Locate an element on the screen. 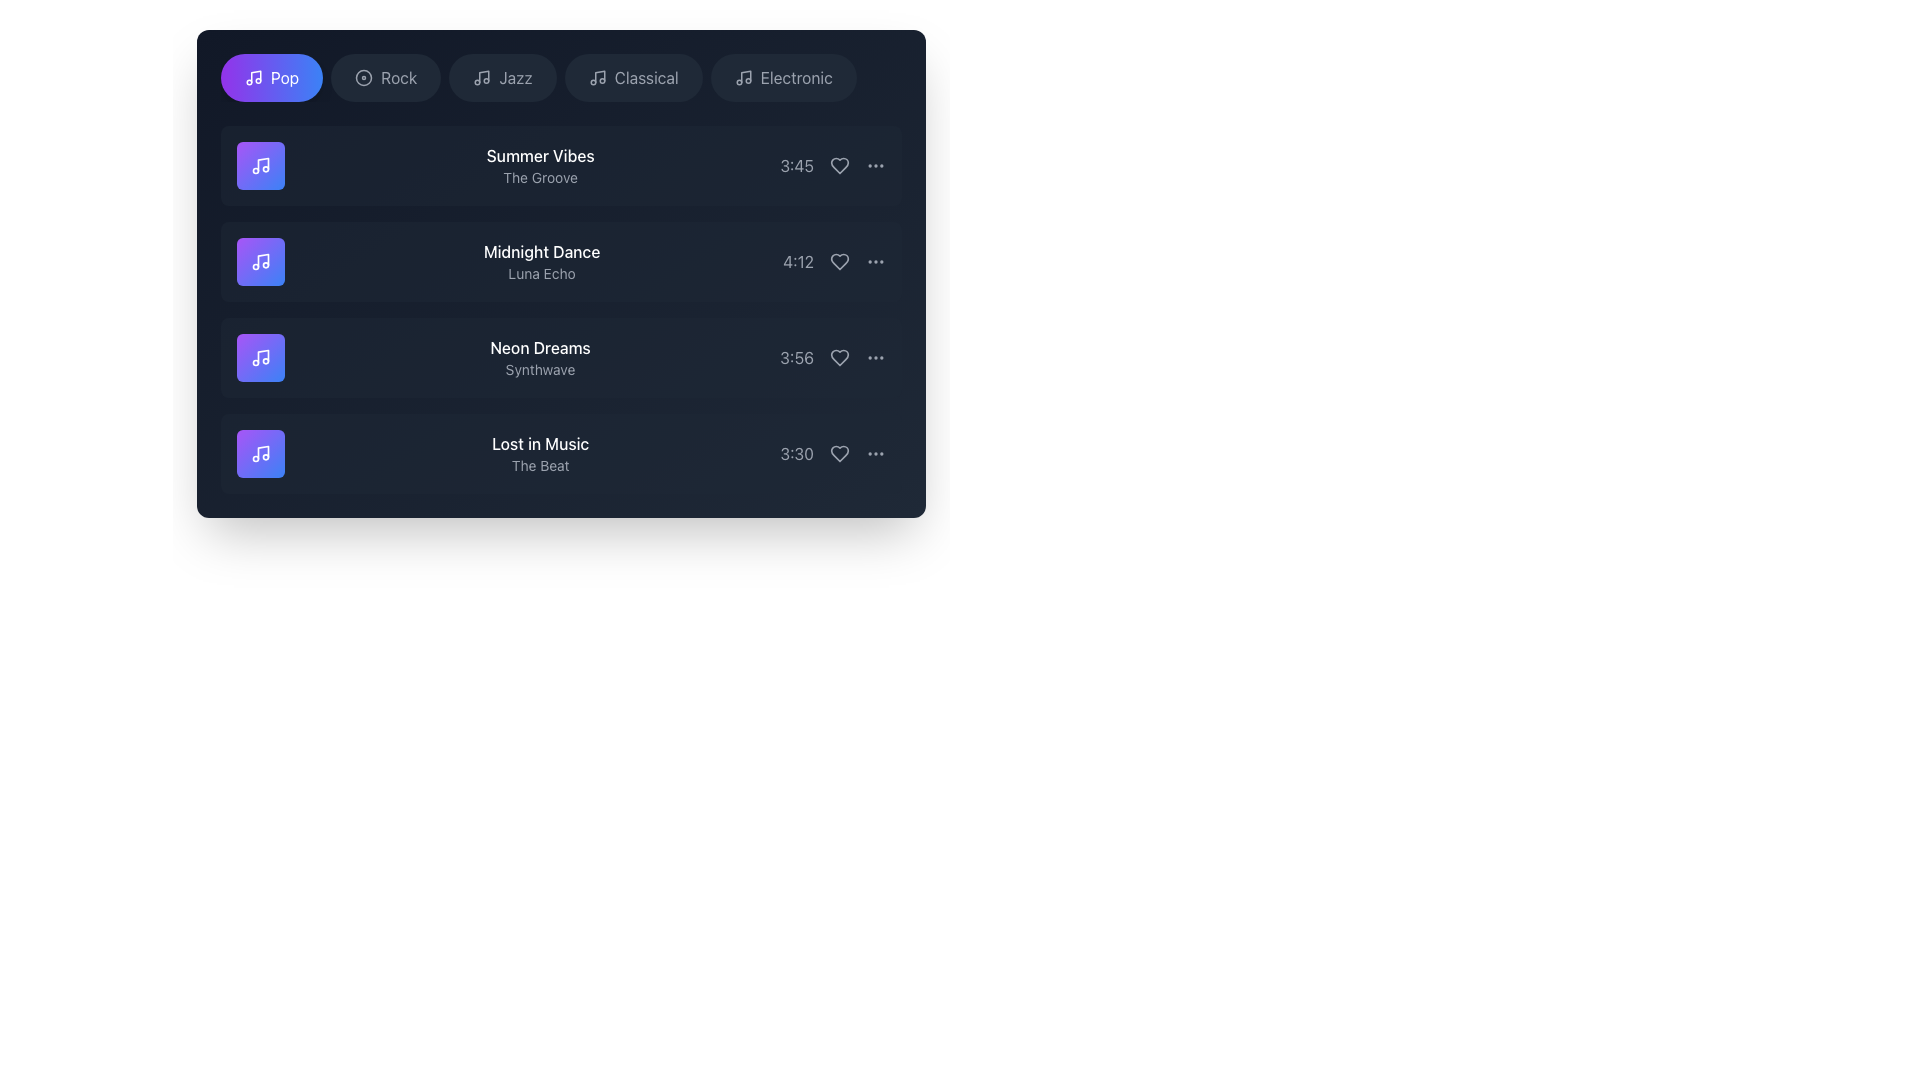  the 'Jazz' button, which is a rounded rectangle with a dark gray background and lighter gray text, located in the top horizontal list of music categories is located at coordinates (503, 76).